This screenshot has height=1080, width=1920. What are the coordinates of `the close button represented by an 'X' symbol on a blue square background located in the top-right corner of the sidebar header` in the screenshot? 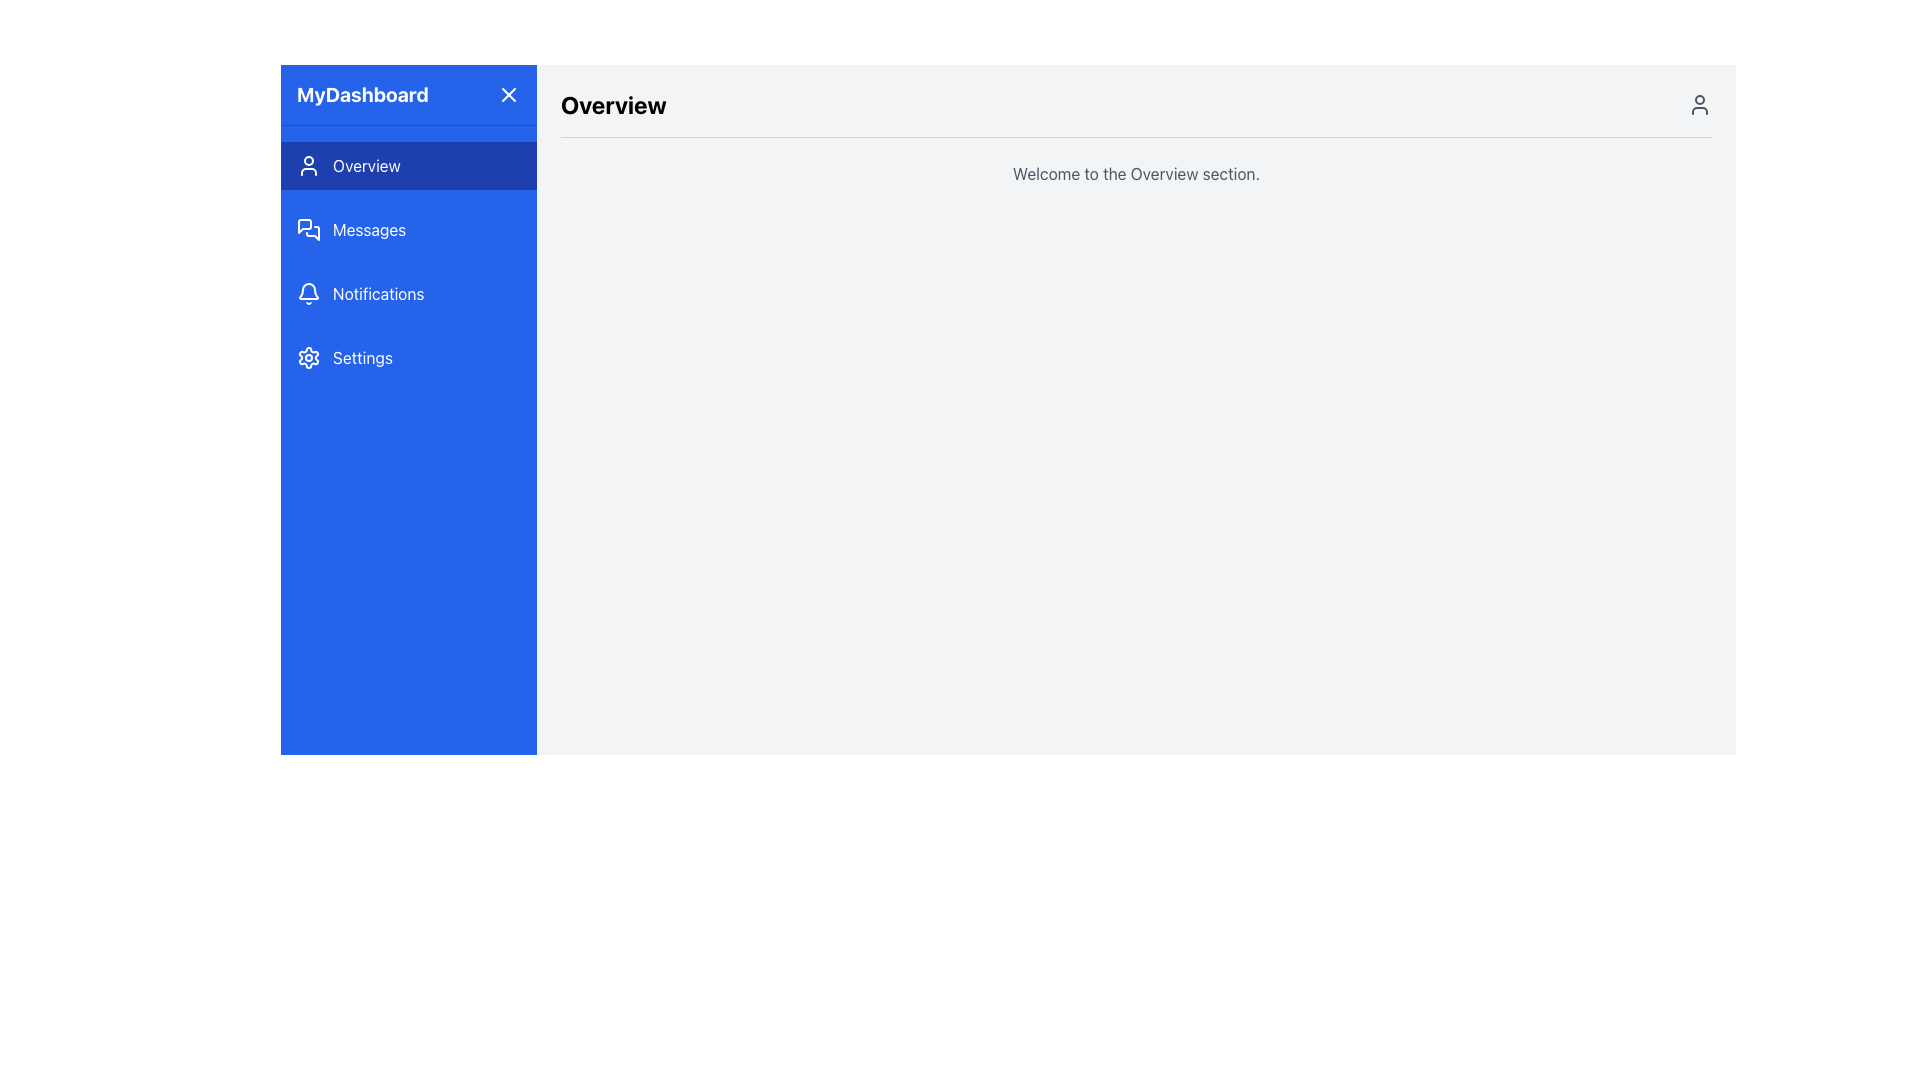 It's located at (508, 95).